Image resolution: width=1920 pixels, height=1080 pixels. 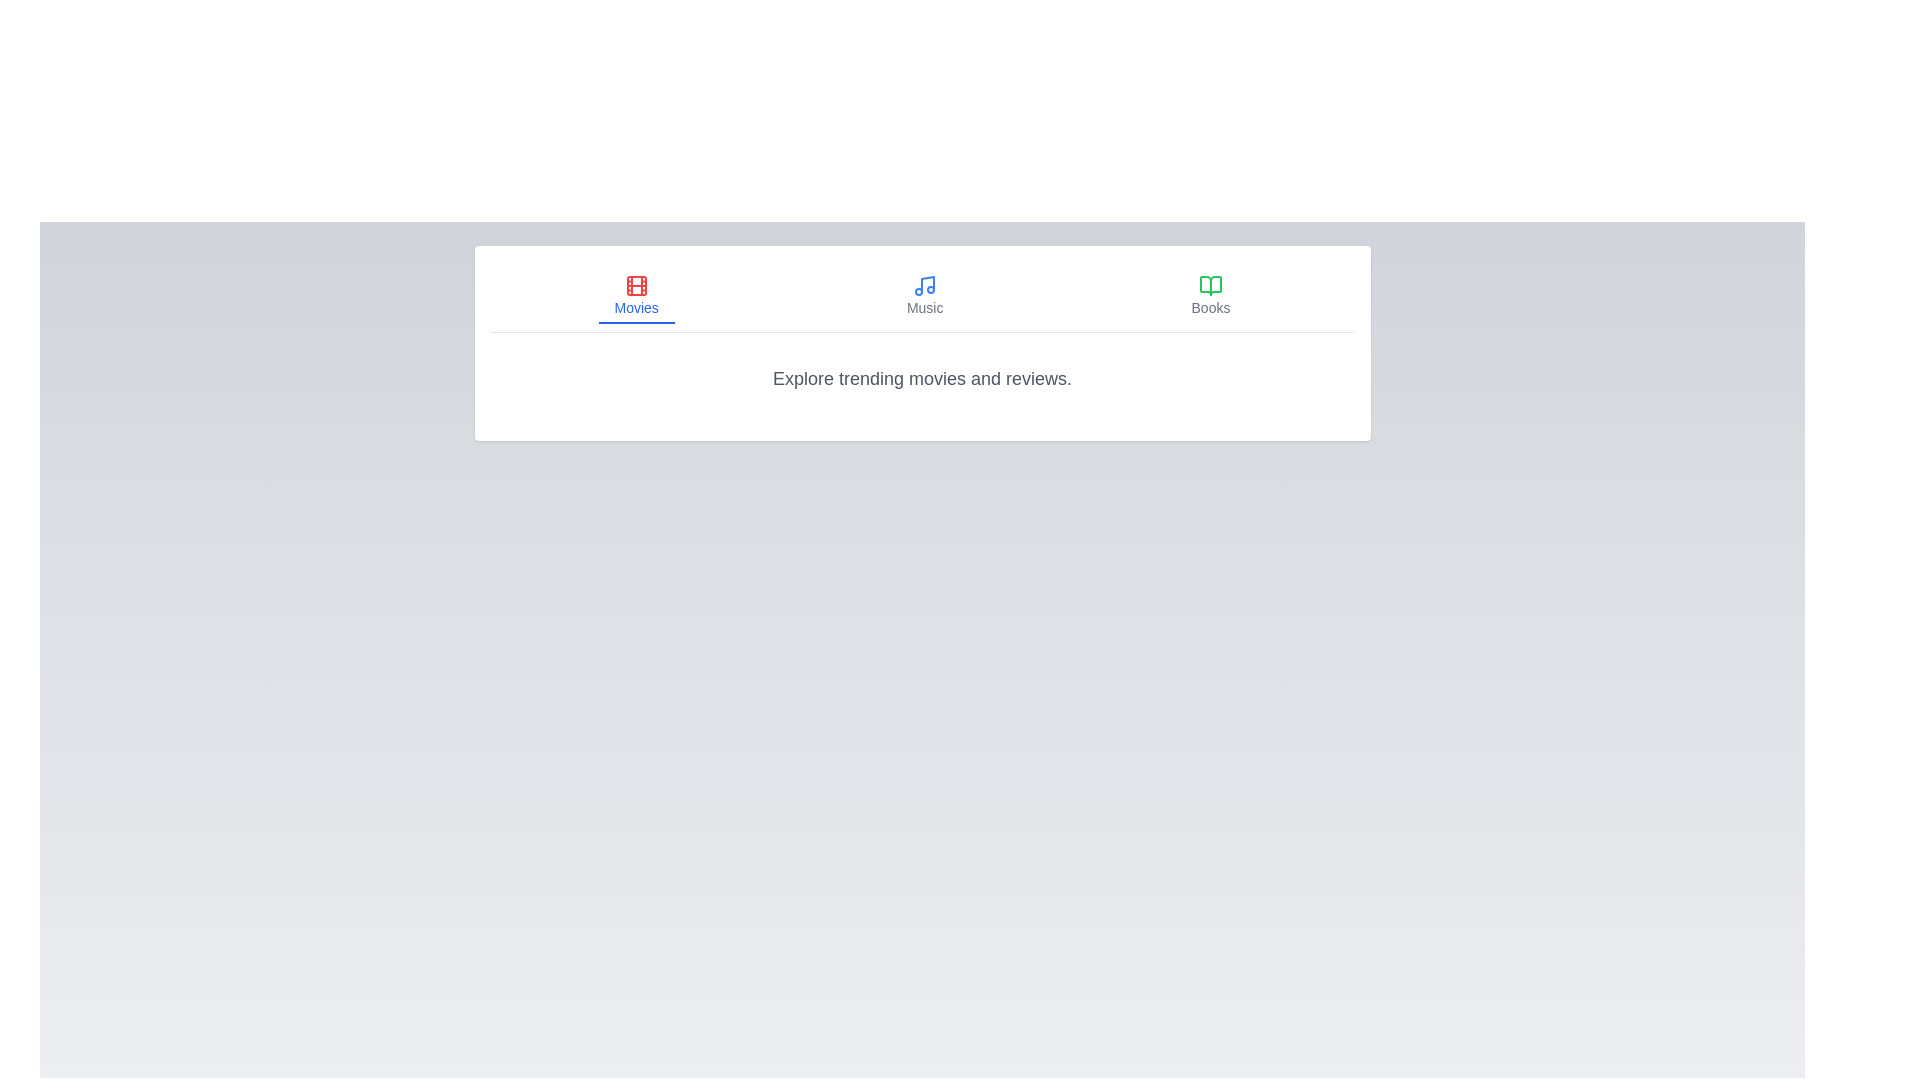 I want to click on the tab labeled Books to view its content, so click(x=1209, y=297).